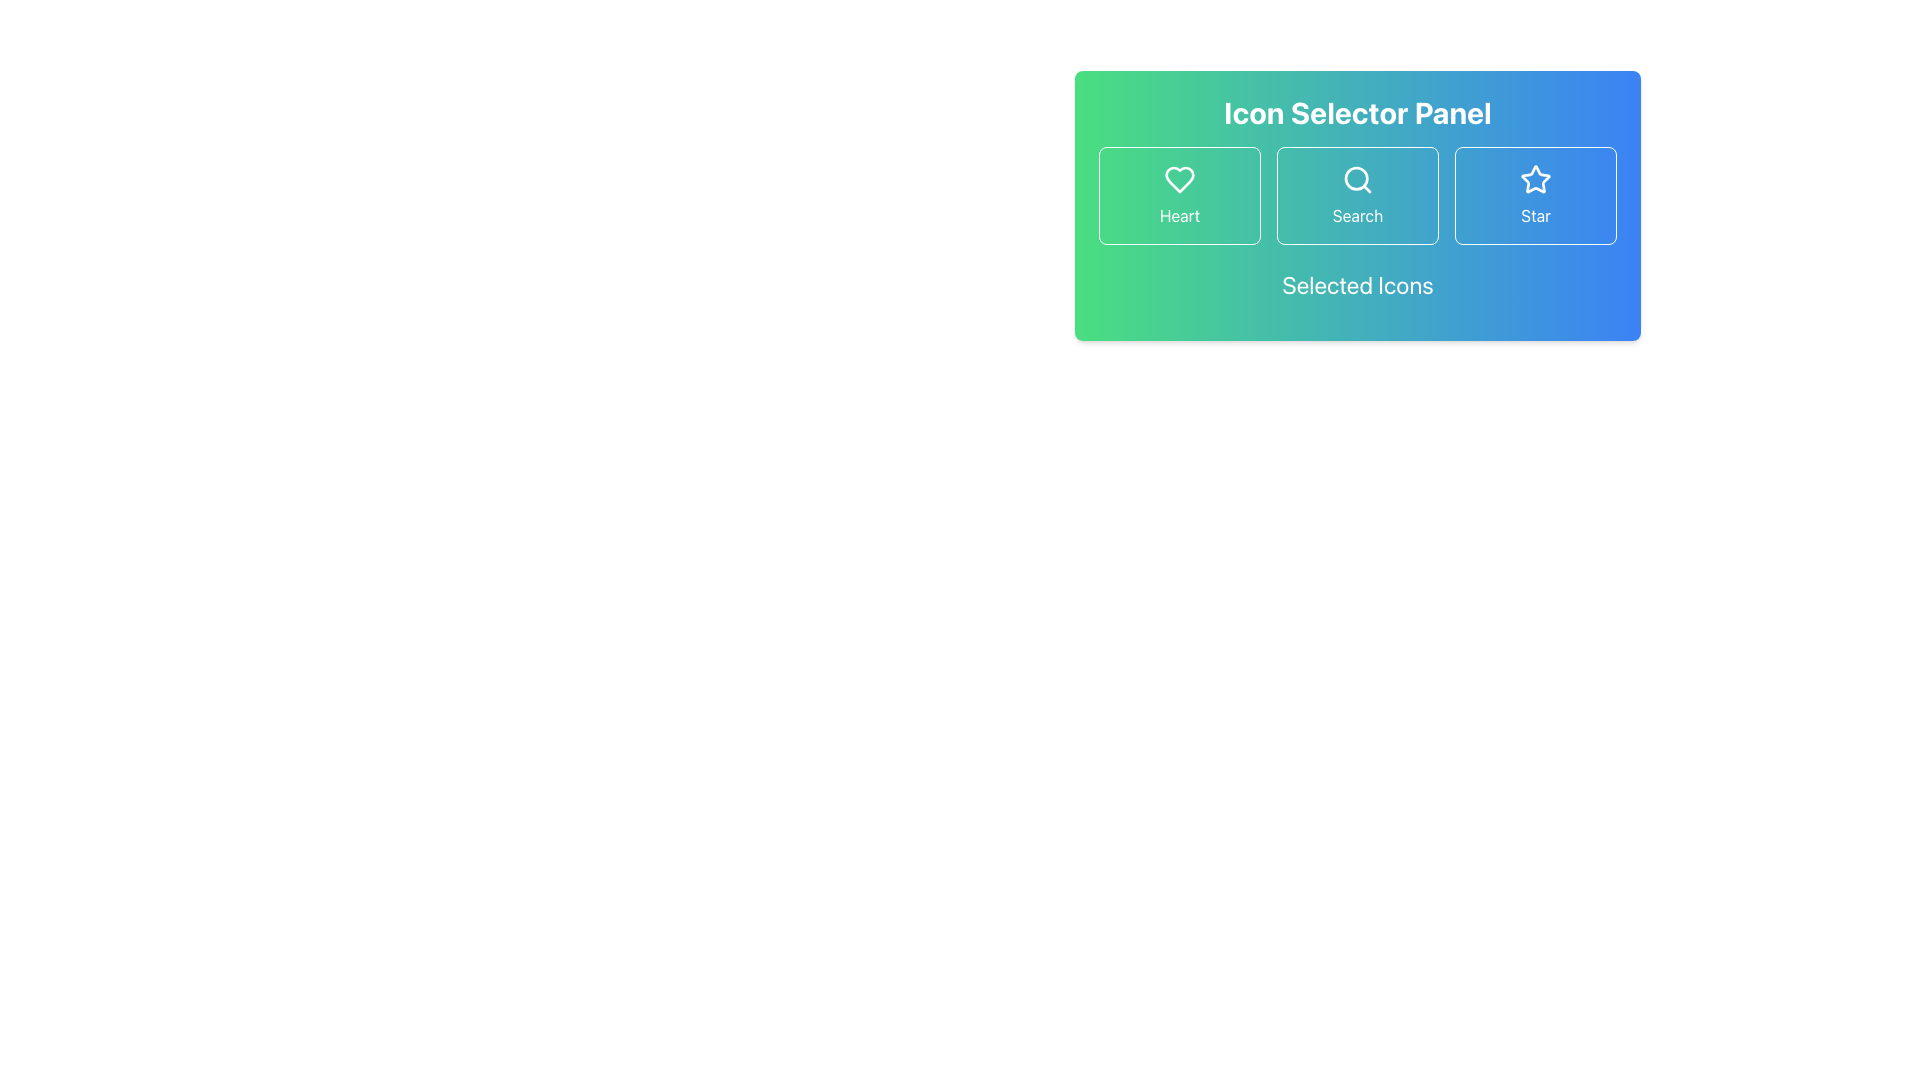 The image size is (1920, 1080). What do you see at coordinates (1535, 196) in the screenshot?
I see `the 'Star' button located in the Icon Selector Panel` at bounding box center [1535, 196].